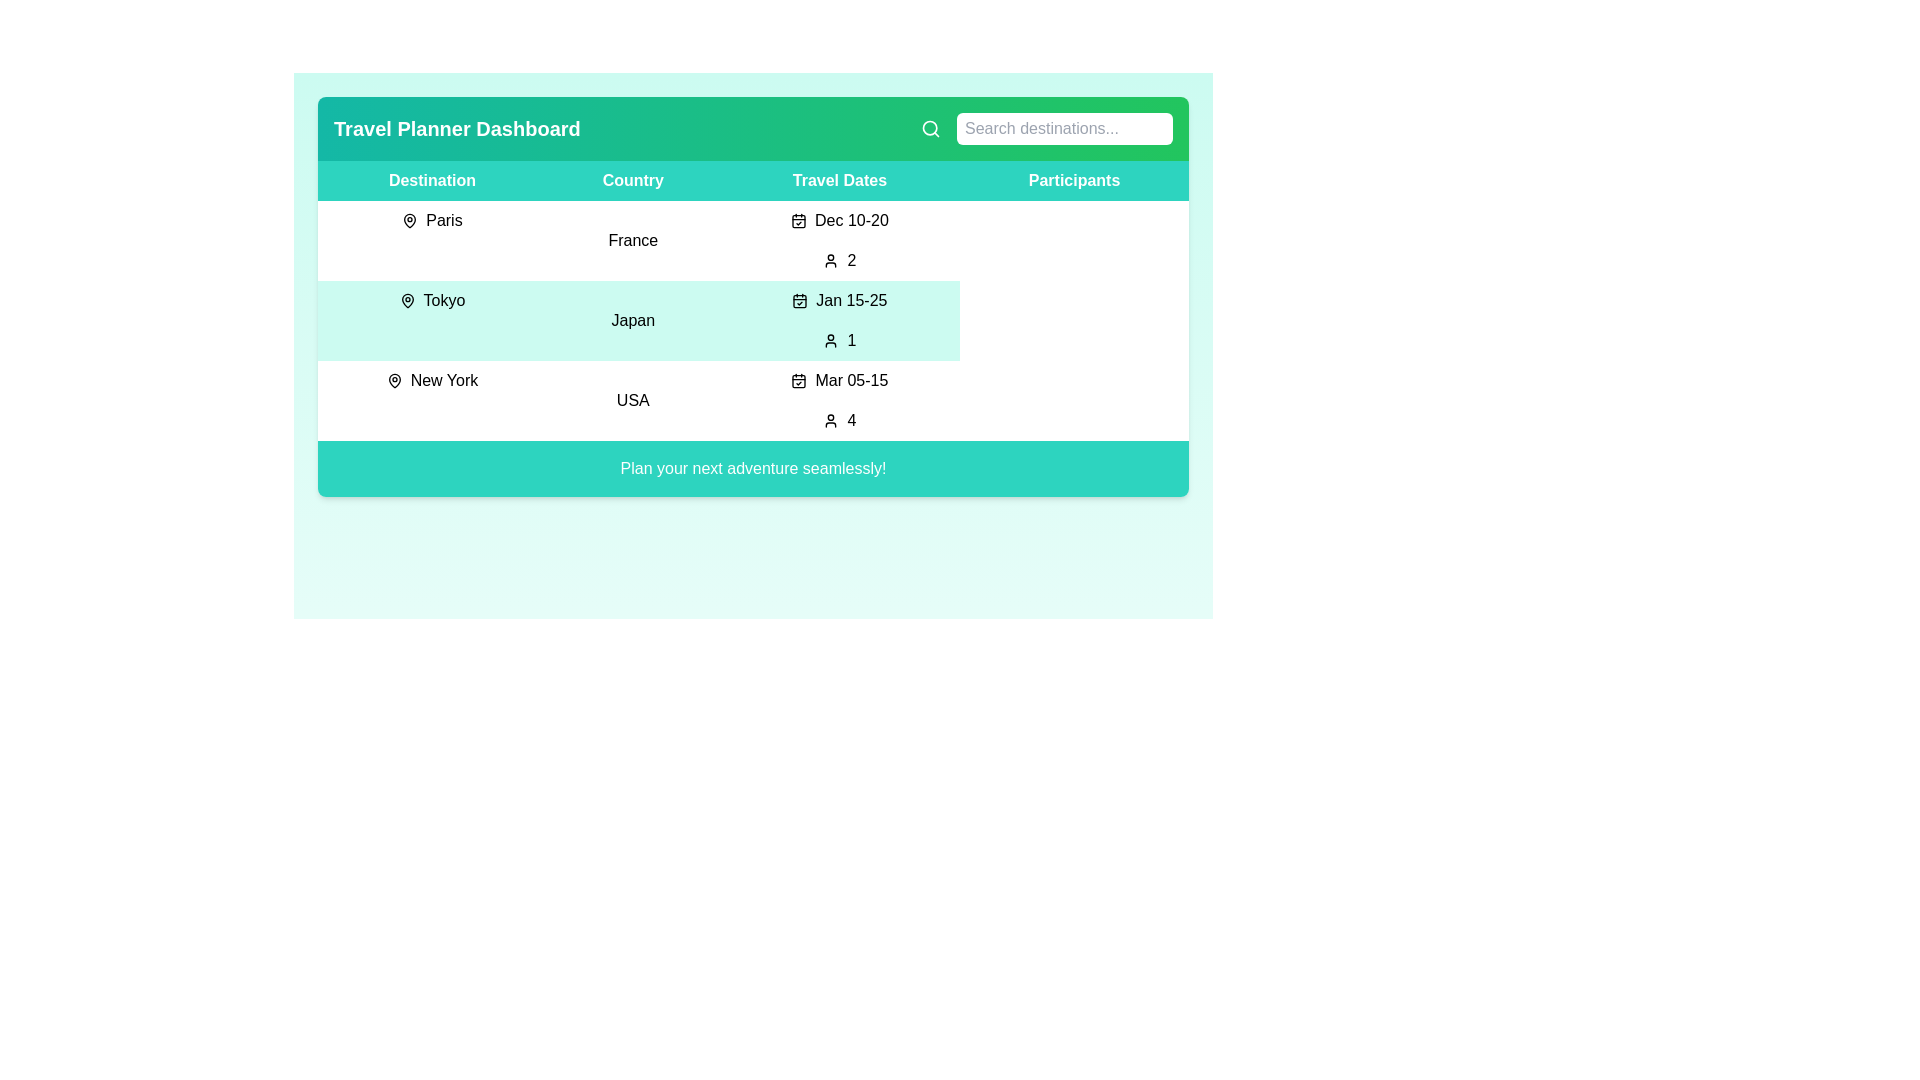  Describe the element at coordinates (752, 239) in the screenshot. I see `the first row of the travel entry table, which contains information about the destination, country, travel dates, and participants` at that location.